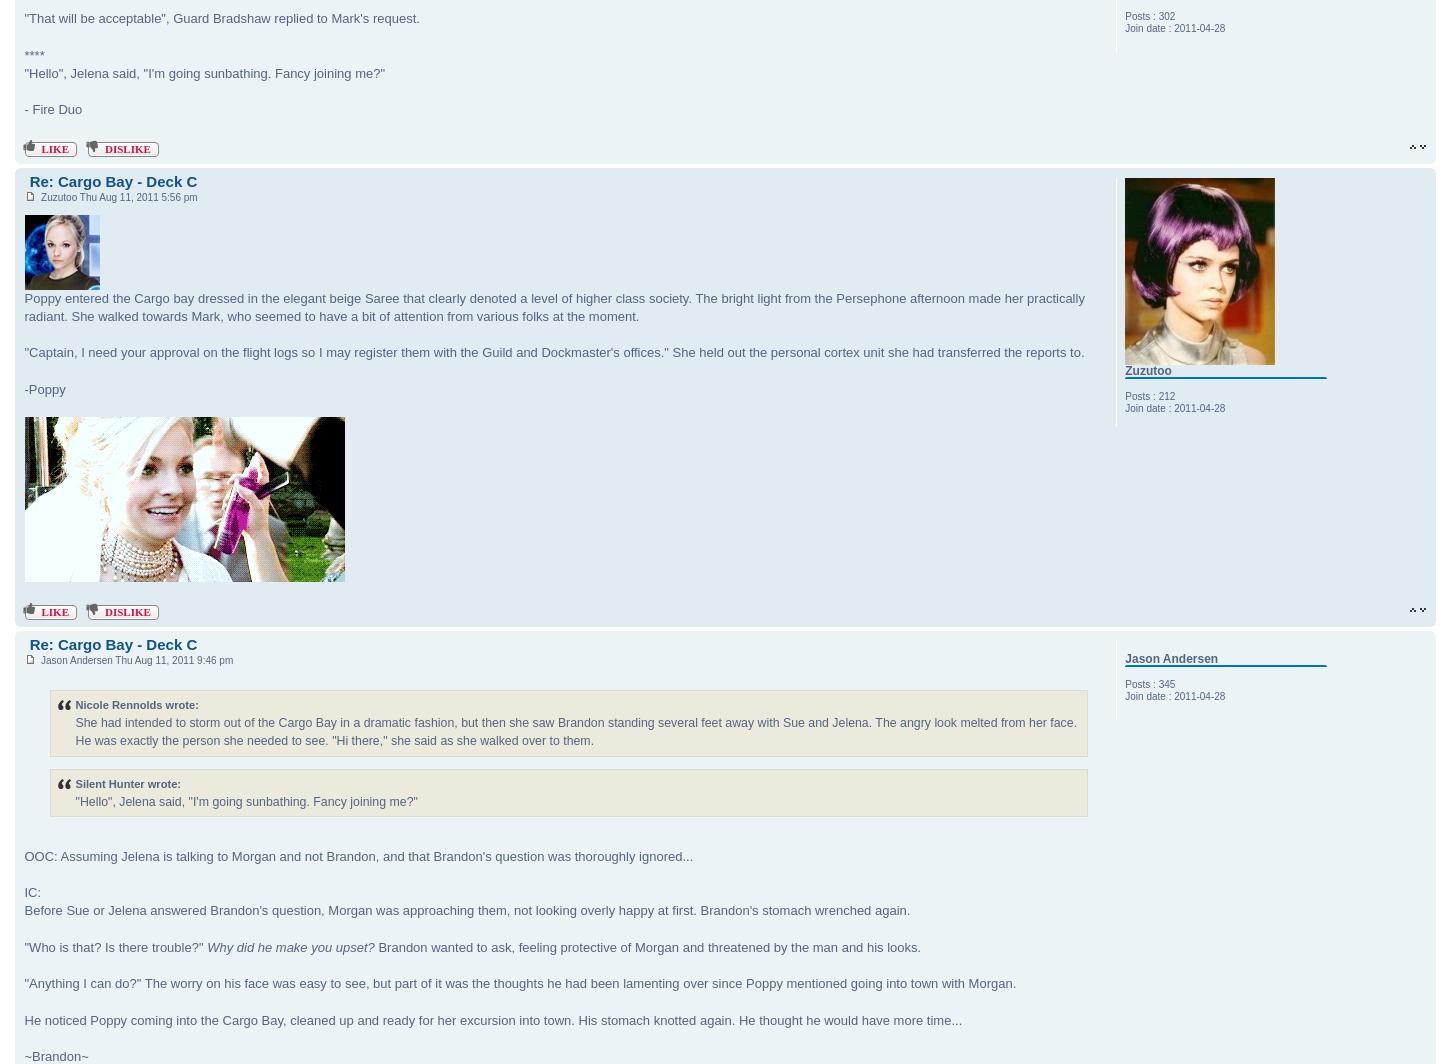 The image size is (1450, 1064). I want to click on 'Brandon wanted to ask, feeling protective of Morgan and threatened by the man and his looks.', so click(372, 946).